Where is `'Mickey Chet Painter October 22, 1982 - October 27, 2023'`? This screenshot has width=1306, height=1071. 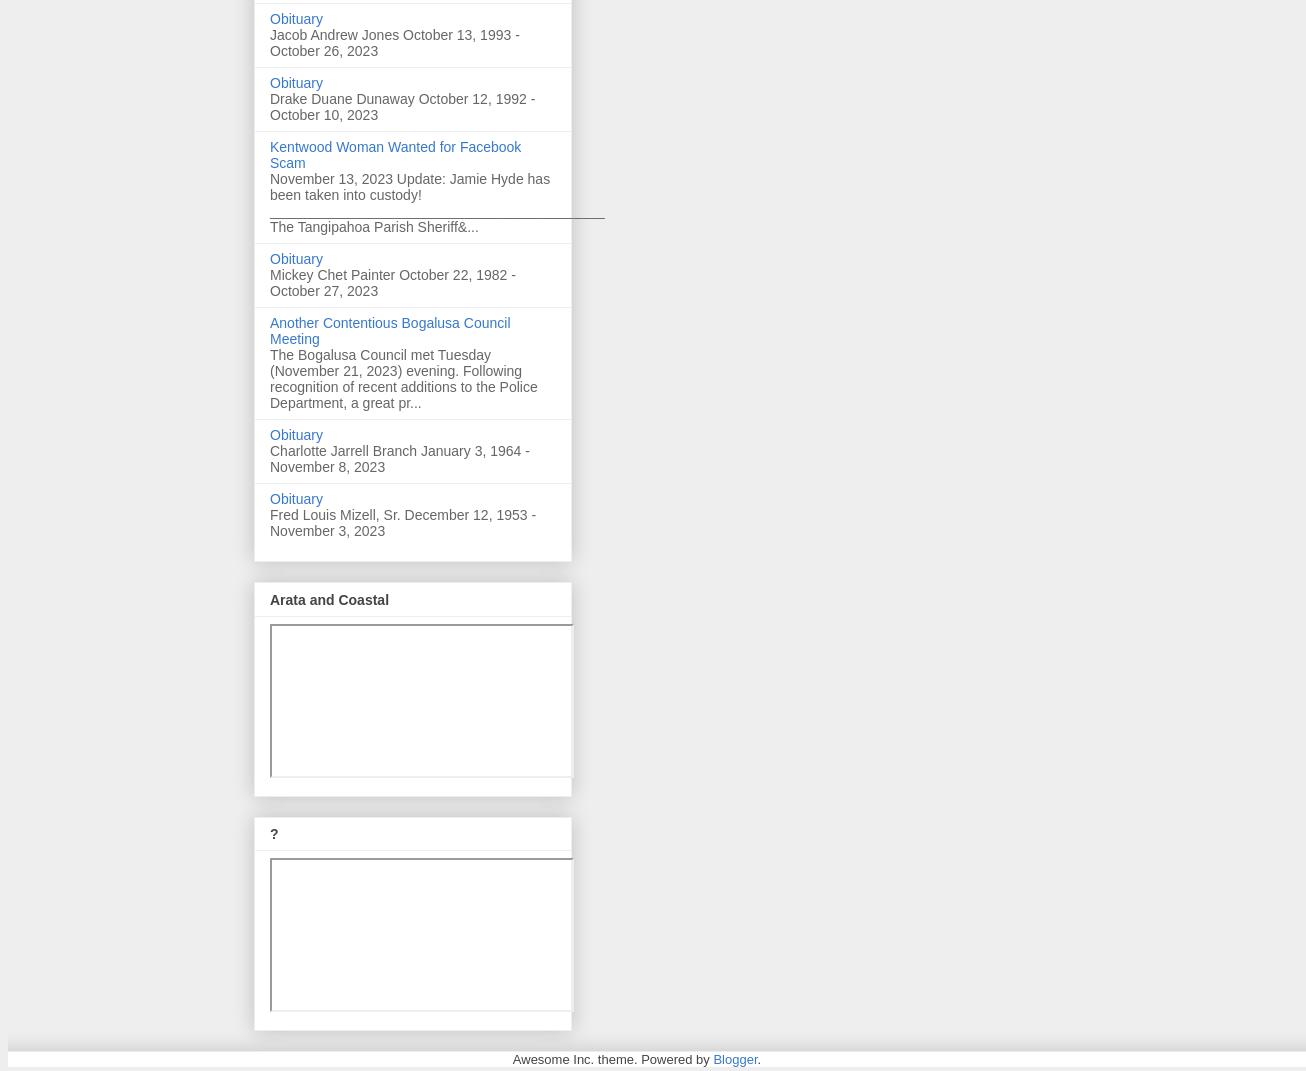
'Mickey Chet Painter October 22, 1982 - October 27, 2023' is located at coordinates (392, 282).